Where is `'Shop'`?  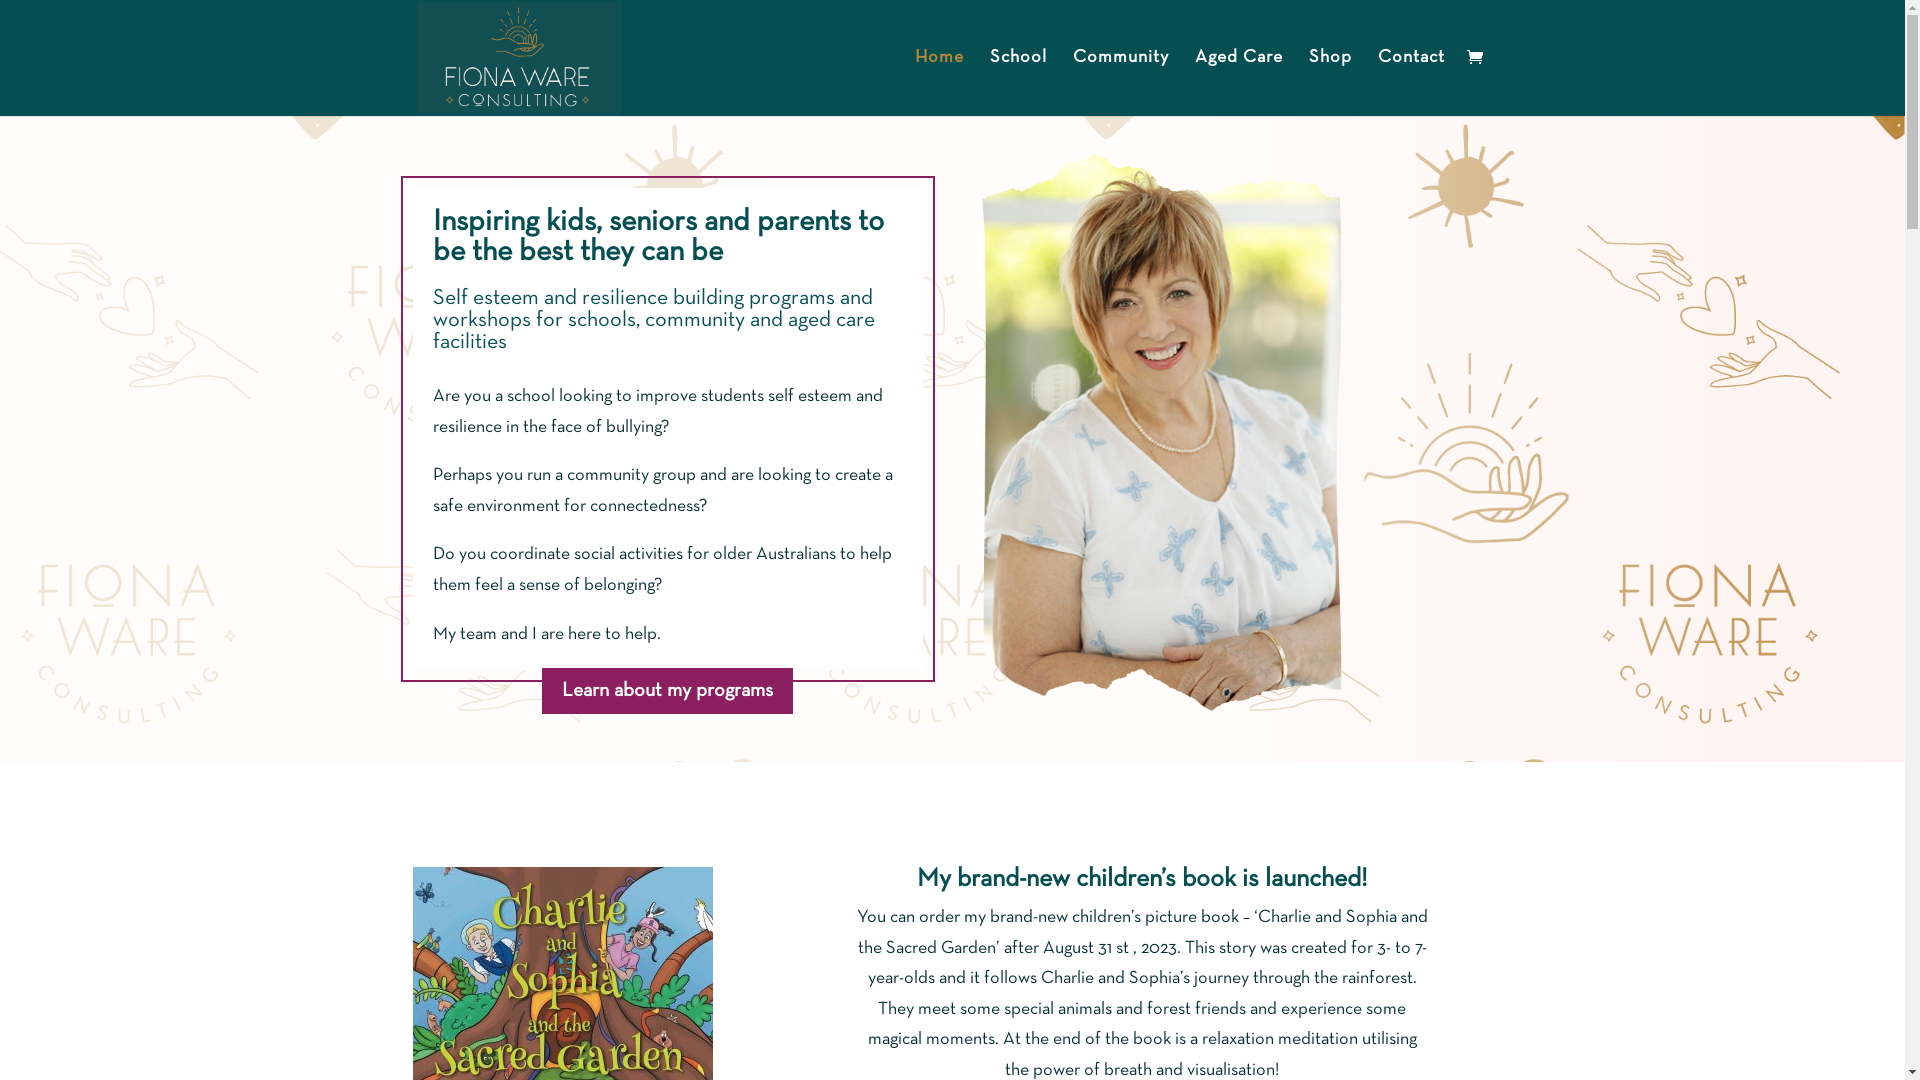
'Shop' is located at coordinates (1329, 82).